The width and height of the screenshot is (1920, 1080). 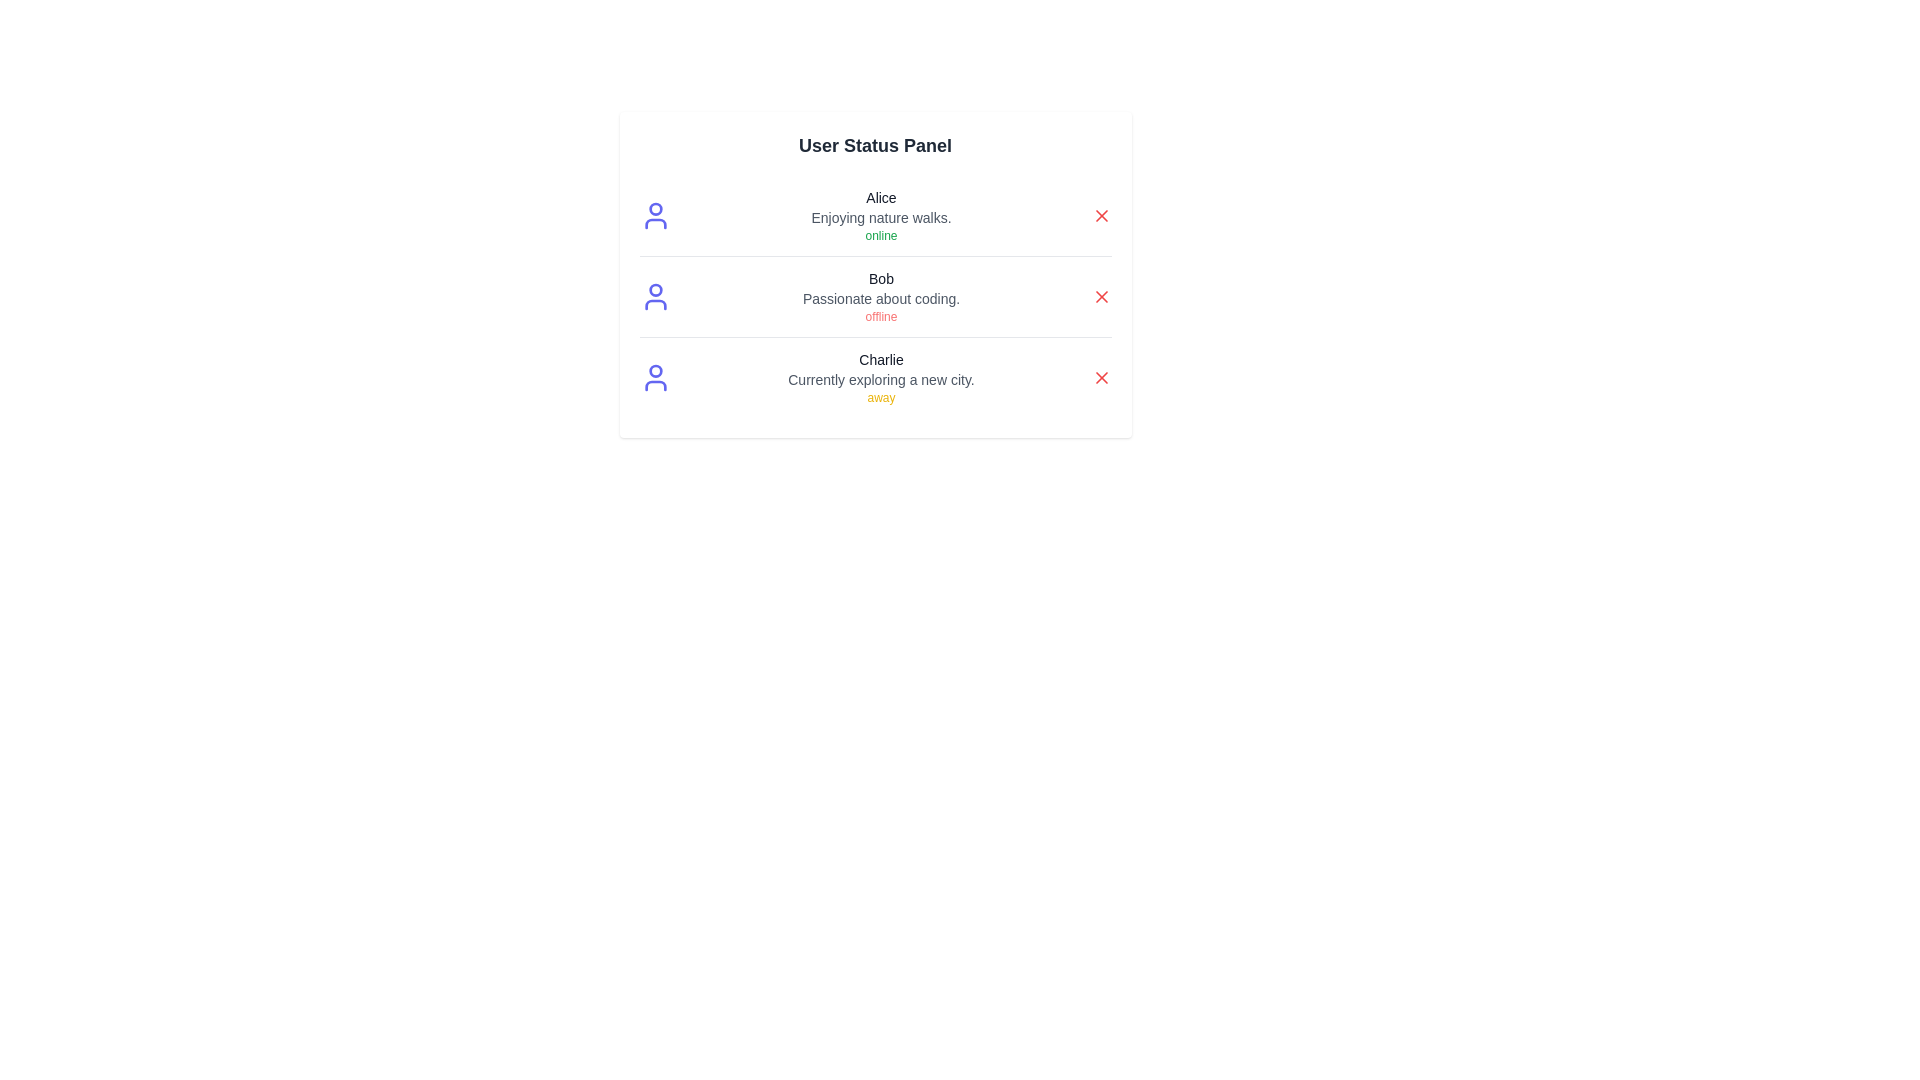 I want to click on the text header labeled 'User Status Panel', which is displayed in a large, bold, dark-gray font, positioned at the top of the user status information panel, so click(x=875, y=145).